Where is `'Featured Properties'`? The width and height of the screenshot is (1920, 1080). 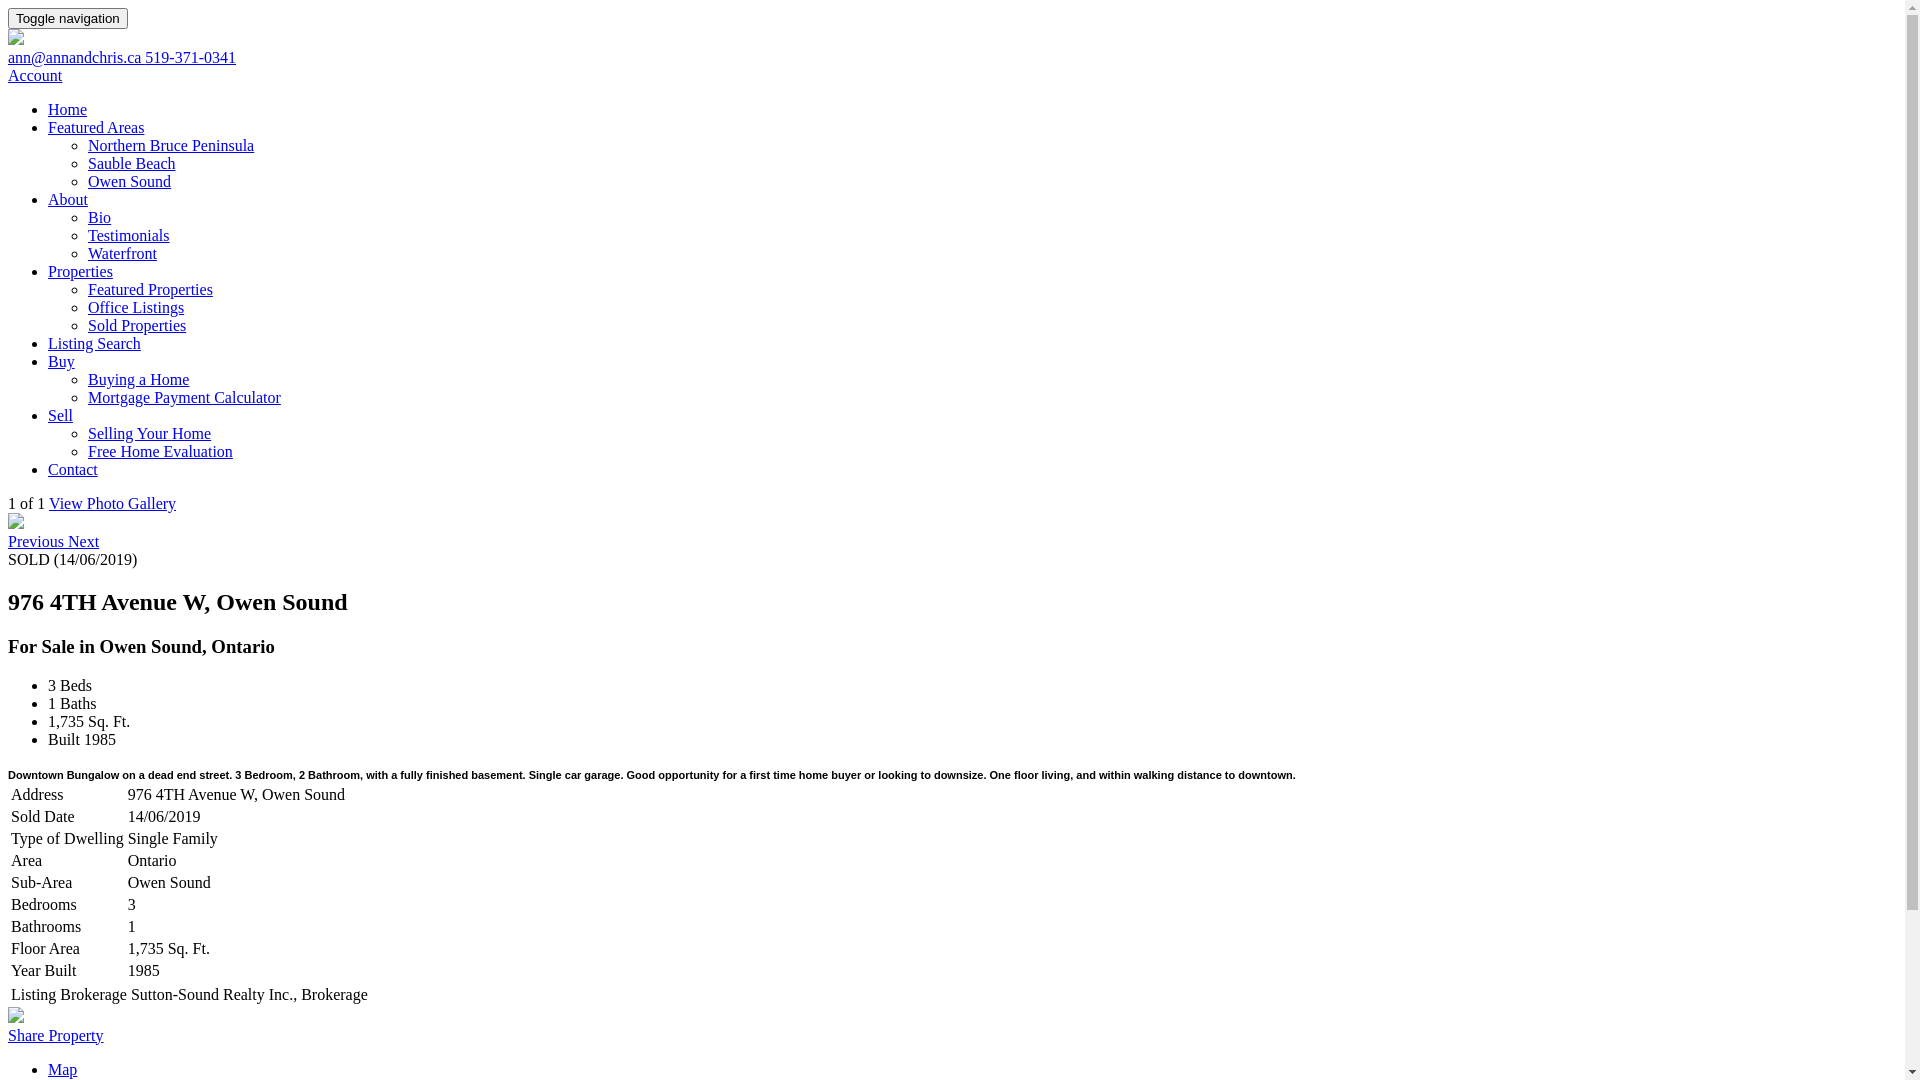 'Featured Properties' is located at coordinates (149, 289).